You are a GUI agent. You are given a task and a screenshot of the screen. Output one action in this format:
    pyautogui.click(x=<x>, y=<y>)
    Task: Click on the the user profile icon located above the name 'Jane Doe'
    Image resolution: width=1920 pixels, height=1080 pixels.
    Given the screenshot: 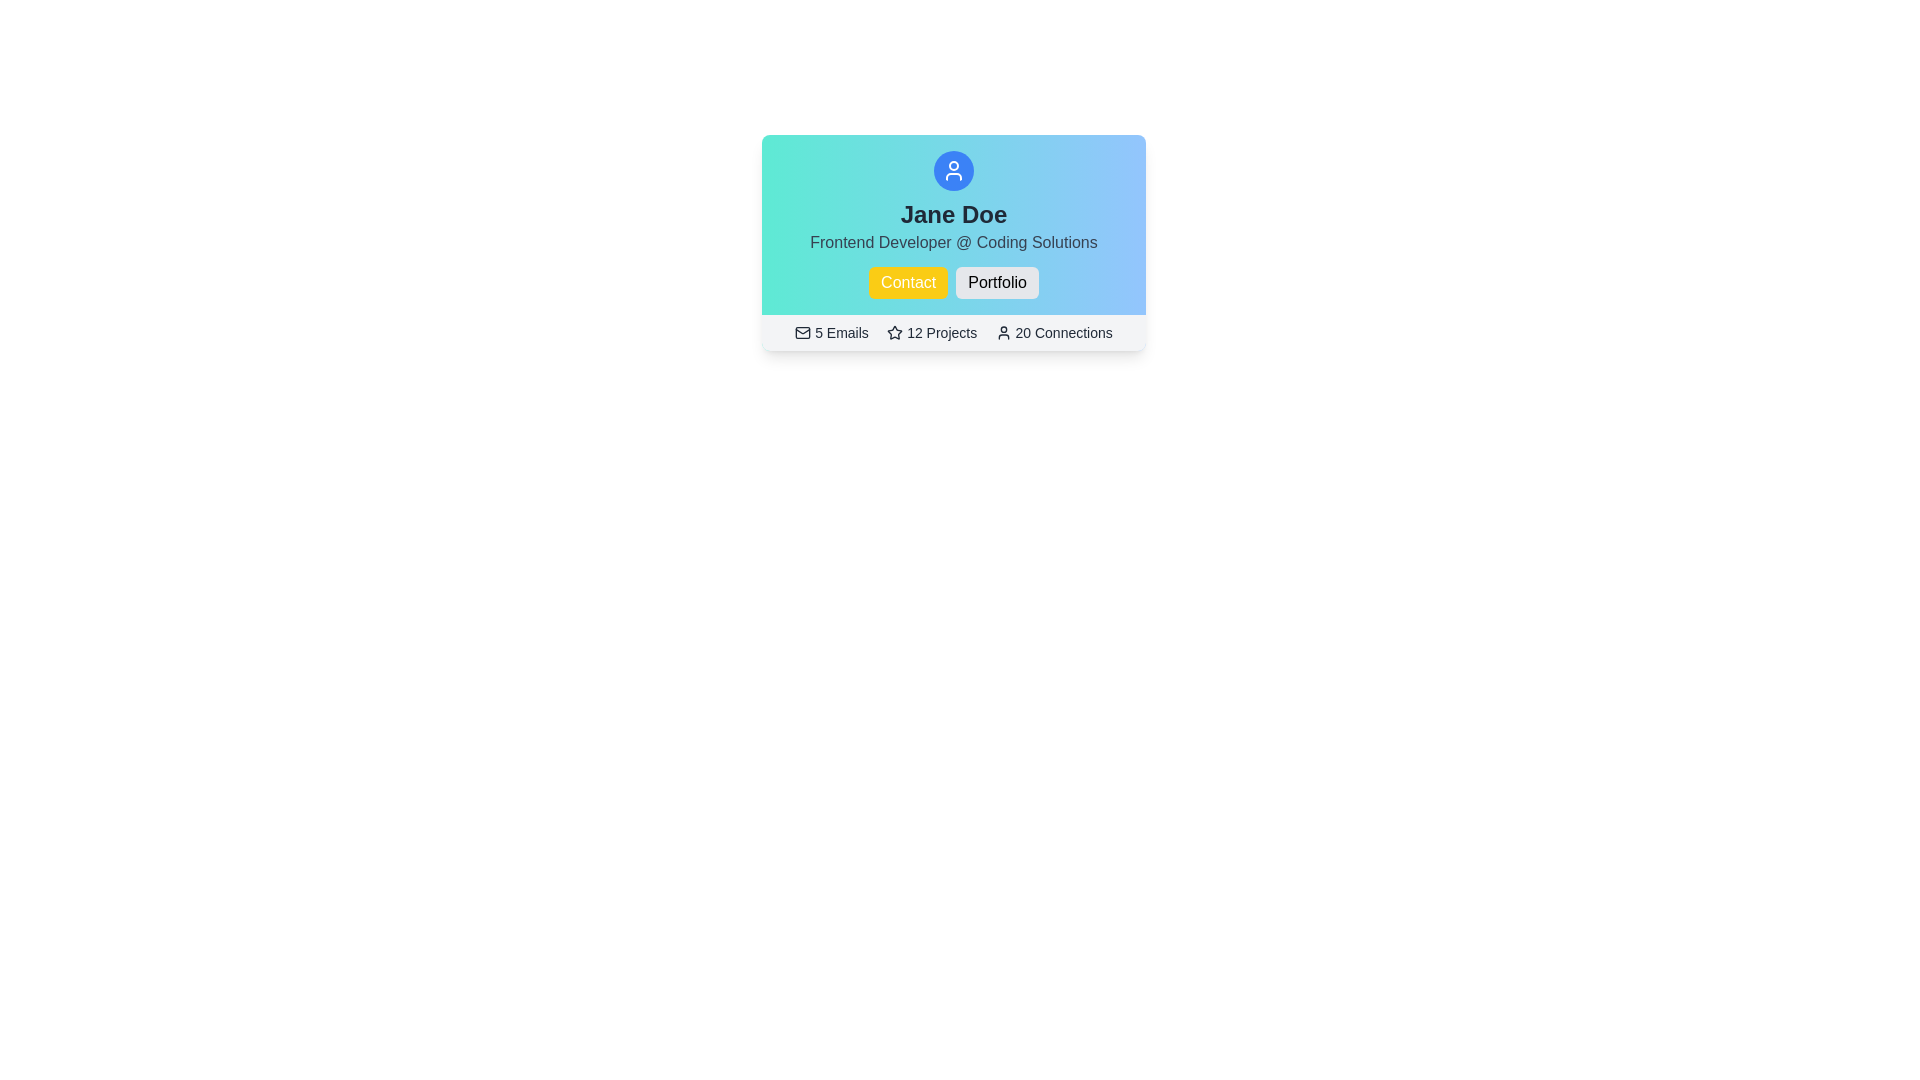 What is the action you would take?
    pyautogui.click(x=953, y=169)
    